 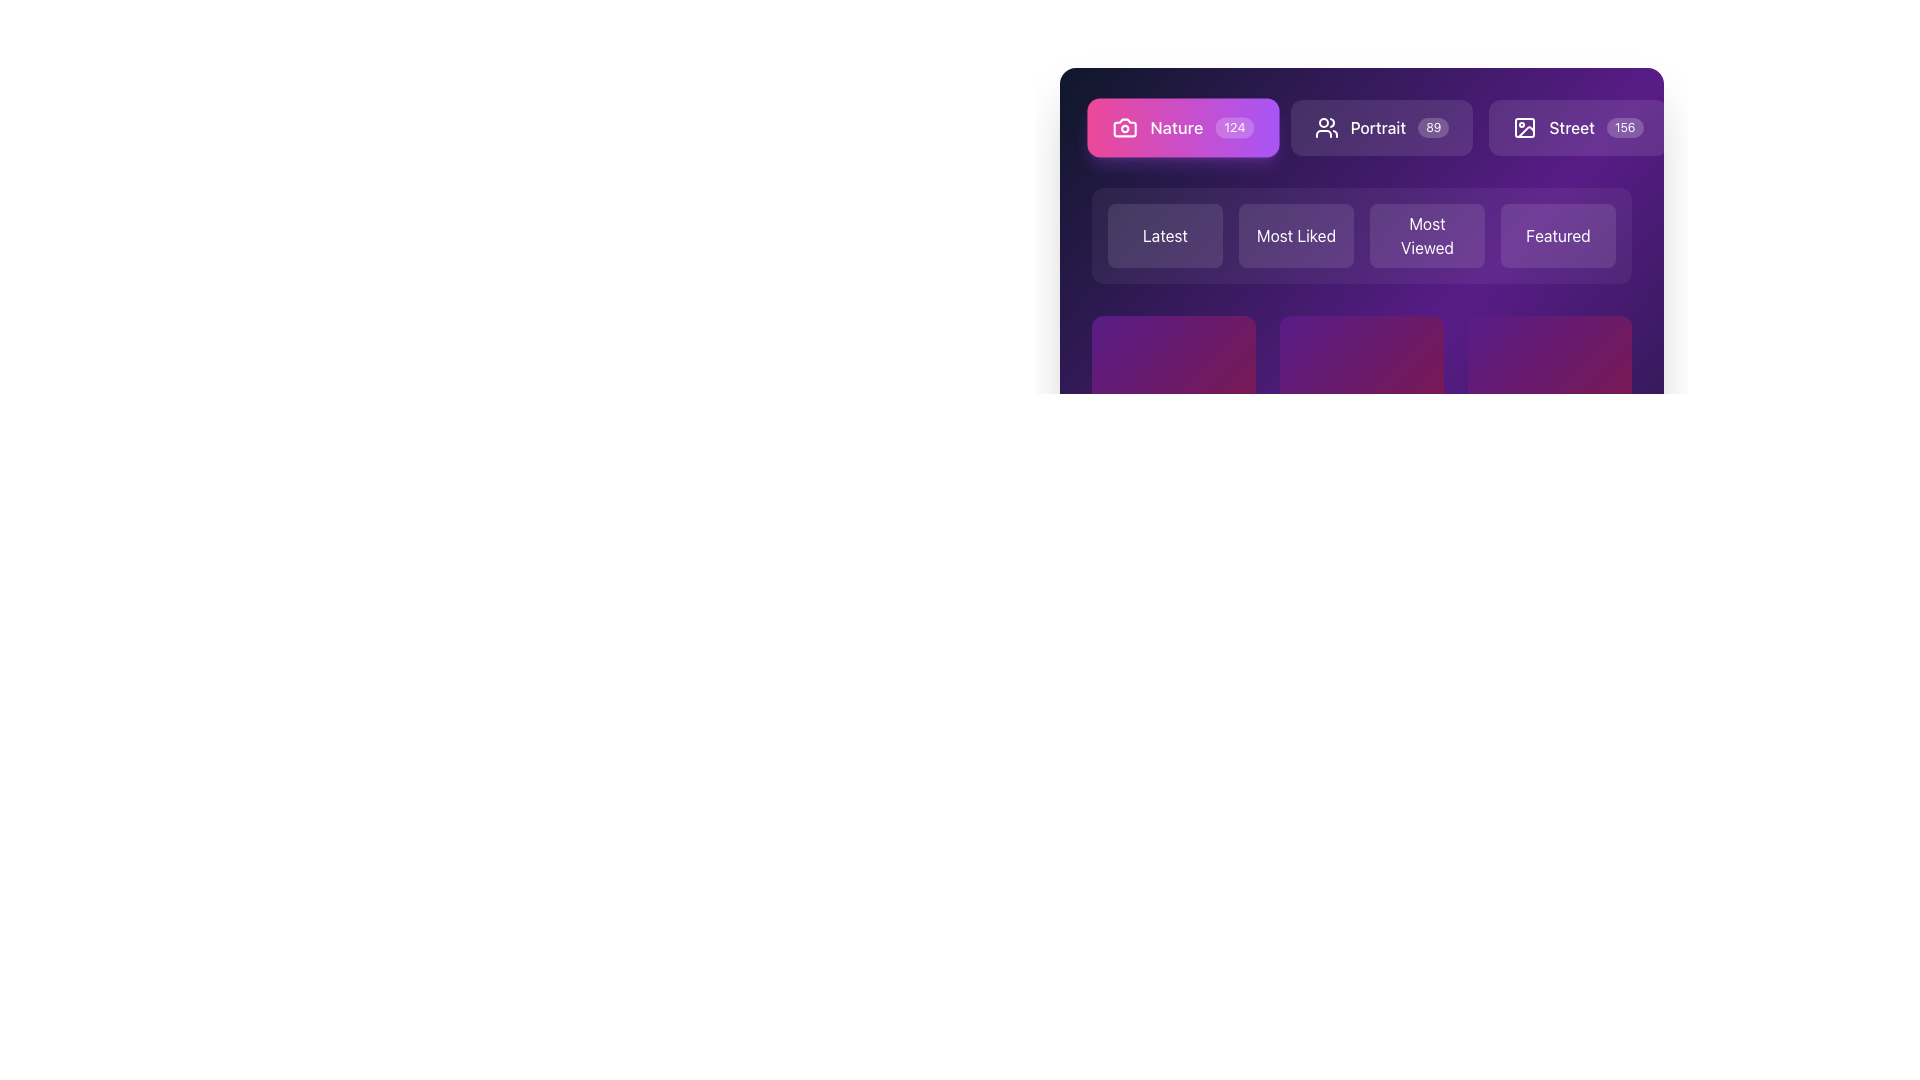 I want to click on the rounded rectangular button with a gradient background transitioning from pink, so click(x=1484, y=127).